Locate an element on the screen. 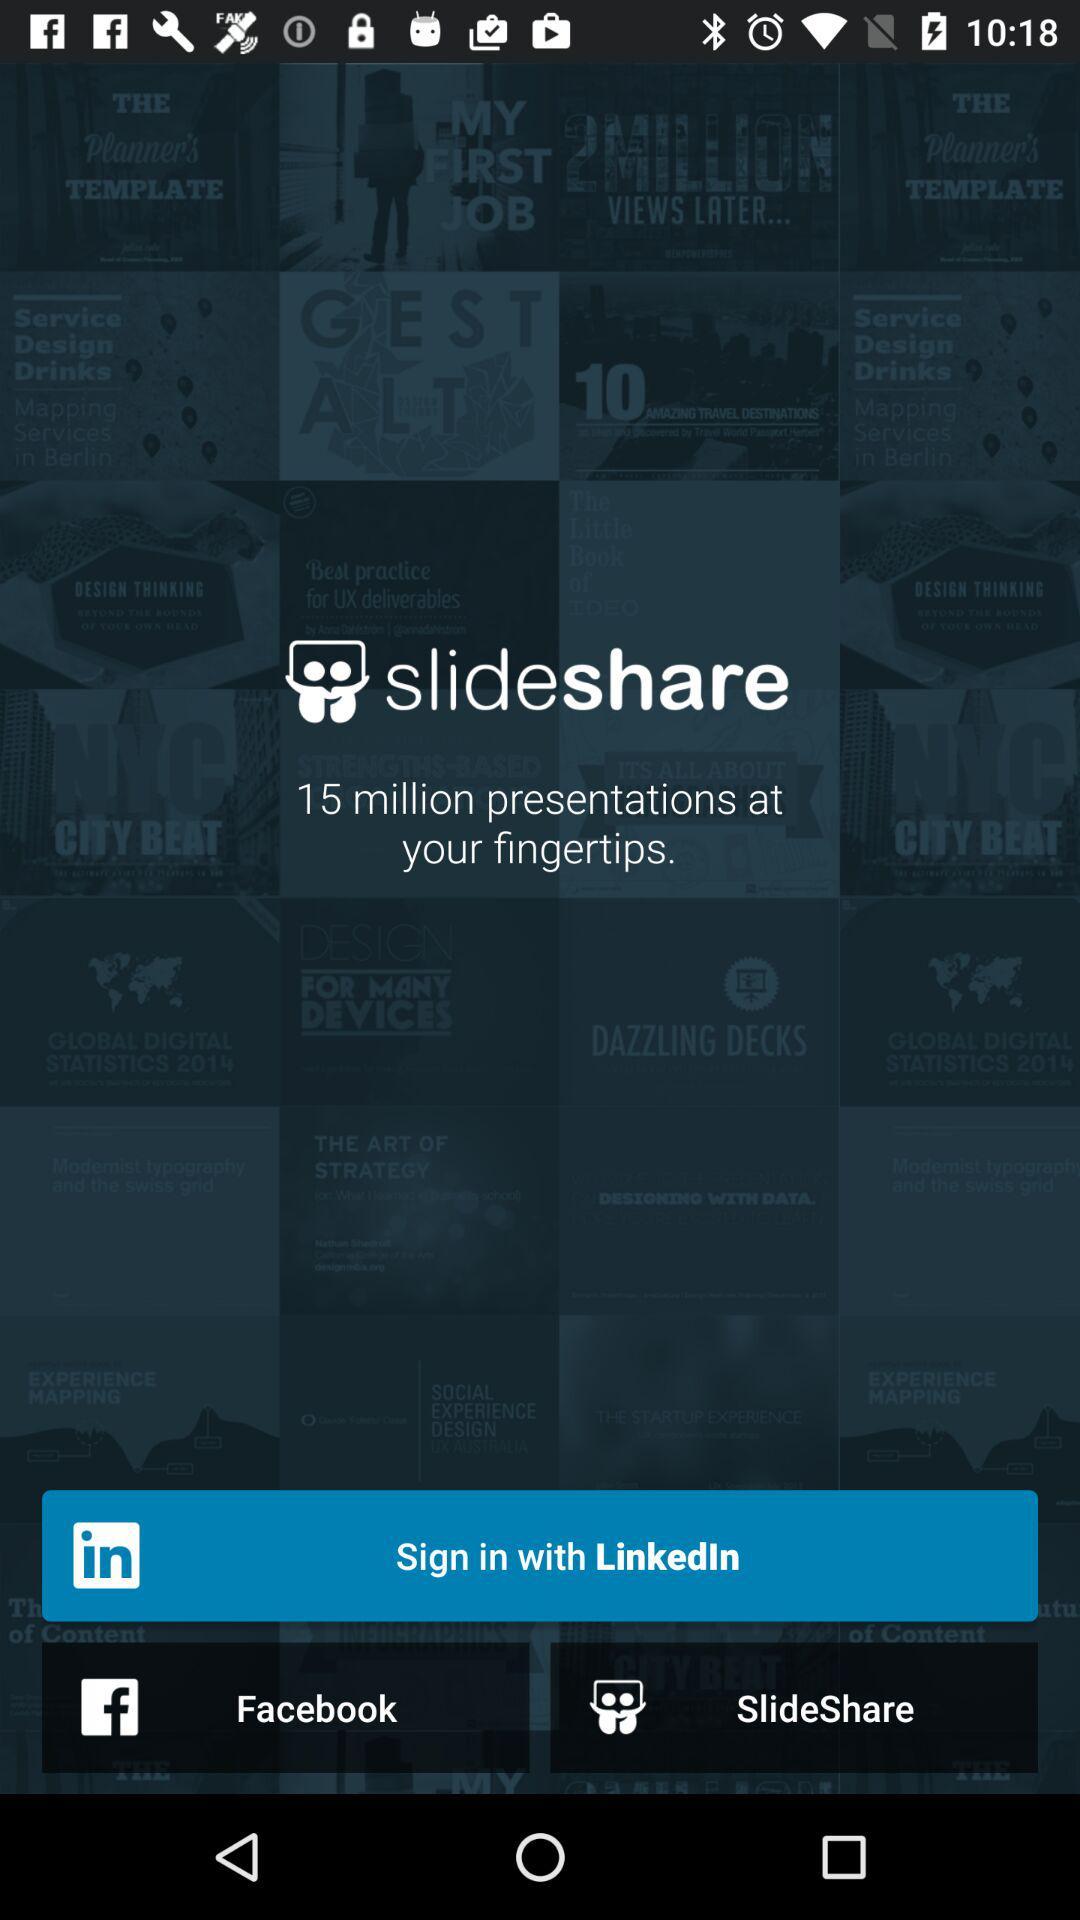 The height and width of the screenshot is (1920, 1080). the icon below sign in with icon is located at coordinates (285, 1706).